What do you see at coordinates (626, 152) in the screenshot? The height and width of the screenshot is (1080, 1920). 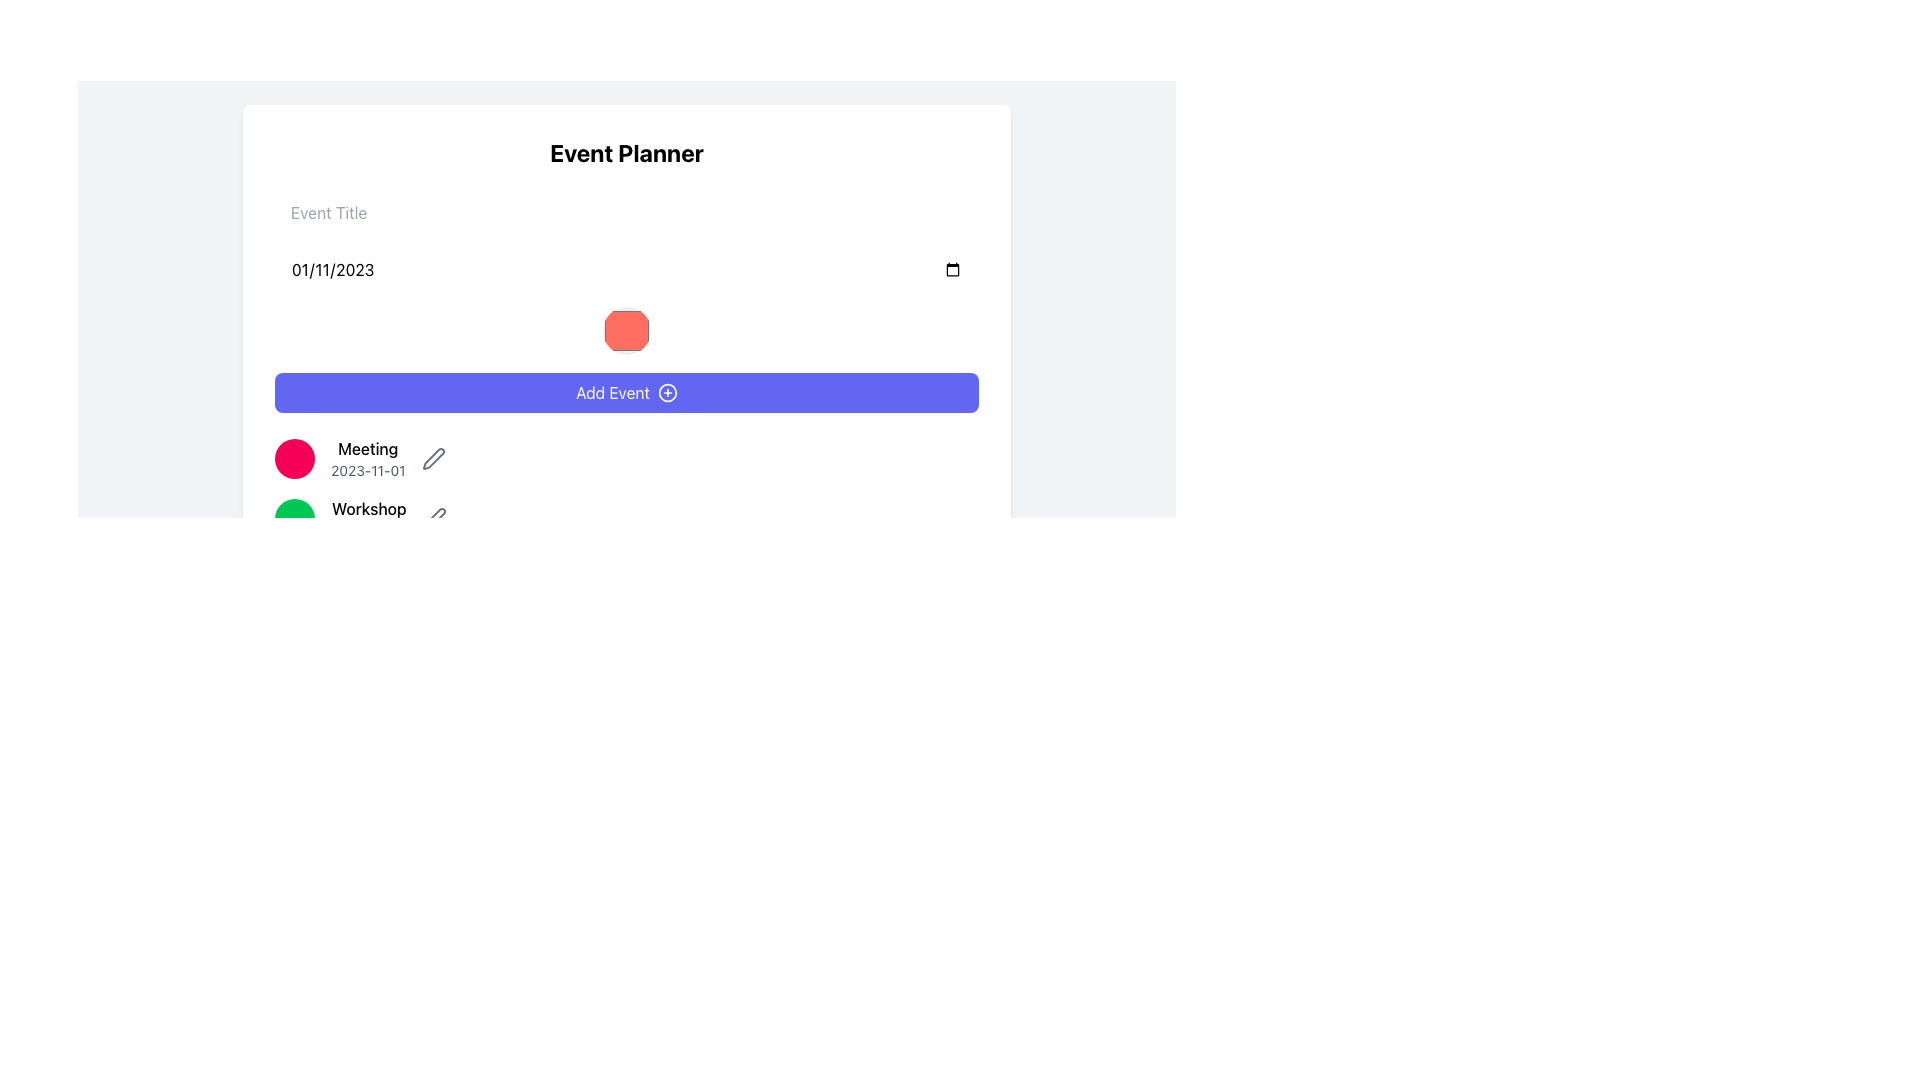 I see `the bold text label reading 'Event Planner' that is centrally aligned near the top of the content area` at bounding box center [626, 152].